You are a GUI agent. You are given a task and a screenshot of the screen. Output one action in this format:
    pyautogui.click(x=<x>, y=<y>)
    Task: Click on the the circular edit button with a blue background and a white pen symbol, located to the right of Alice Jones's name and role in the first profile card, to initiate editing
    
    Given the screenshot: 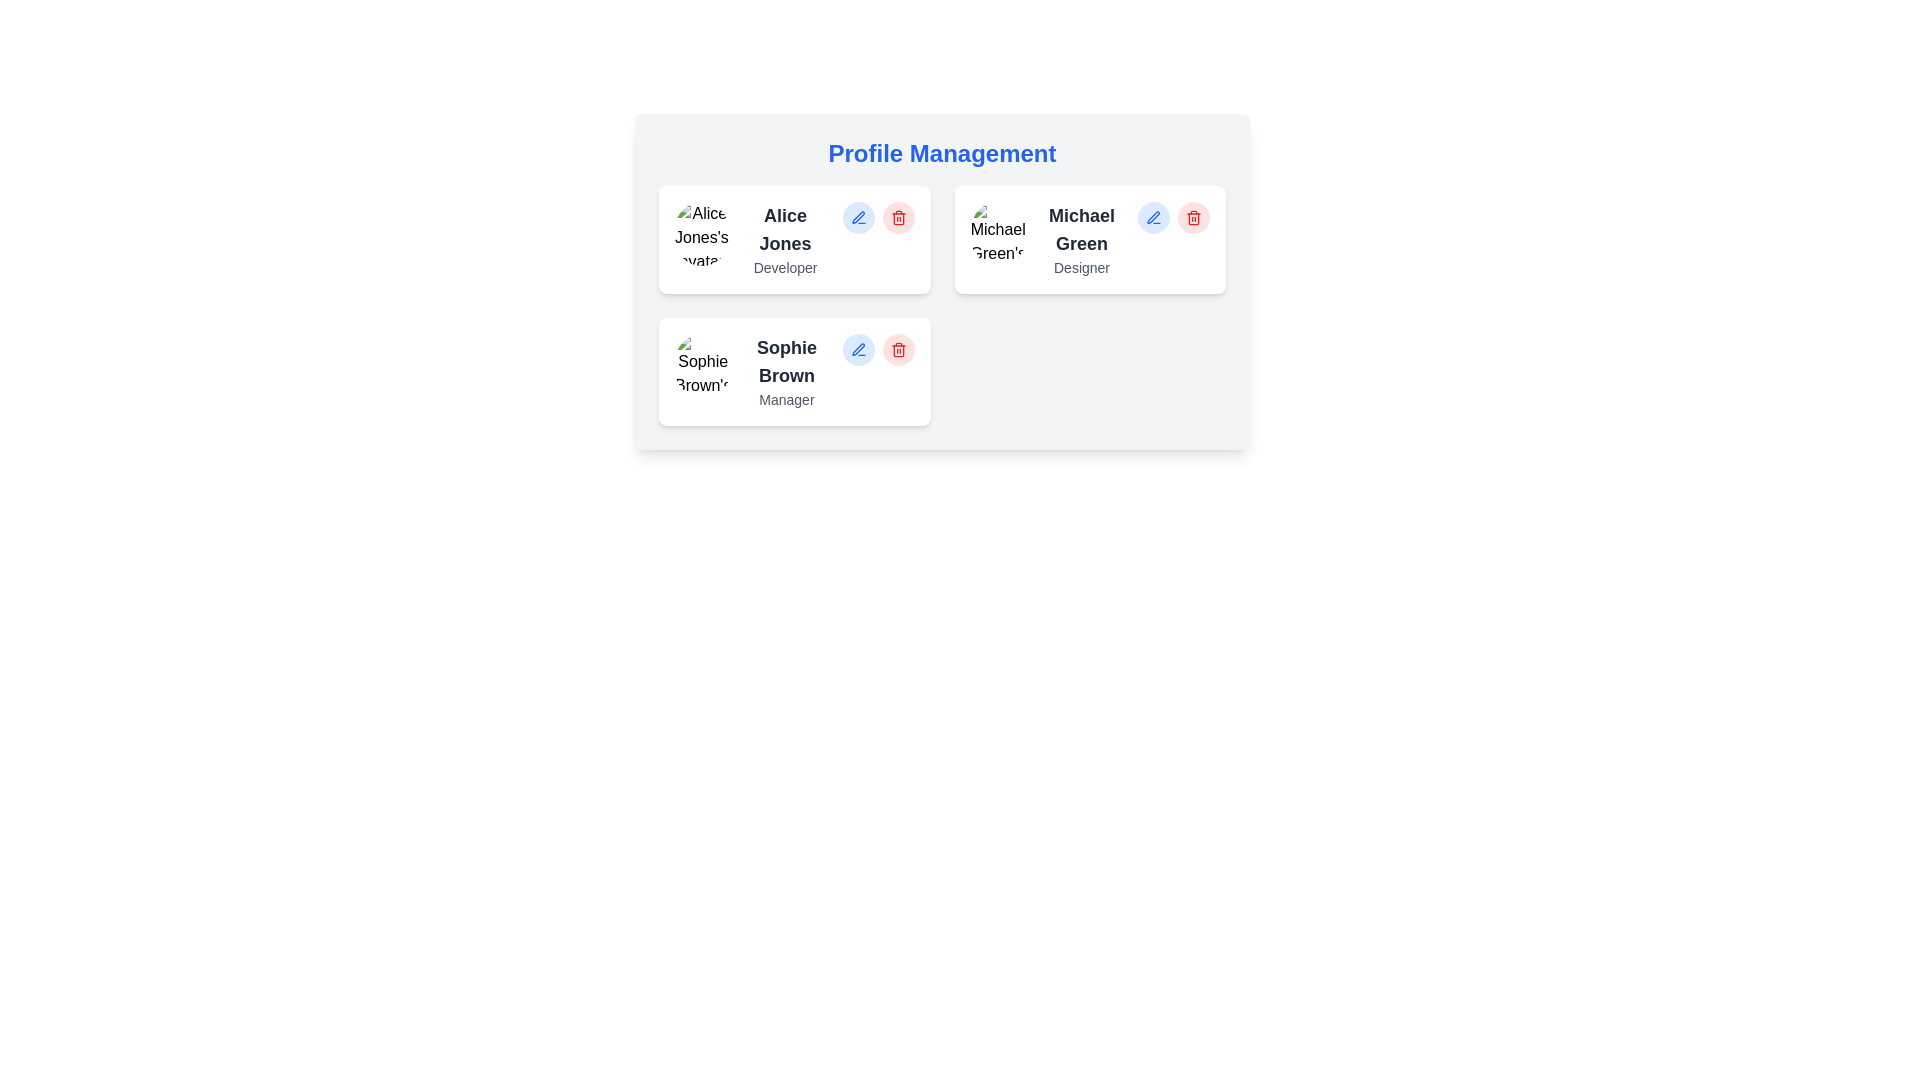 What is the action you would take?
    pyautogui.click(x=858, y=218)
    